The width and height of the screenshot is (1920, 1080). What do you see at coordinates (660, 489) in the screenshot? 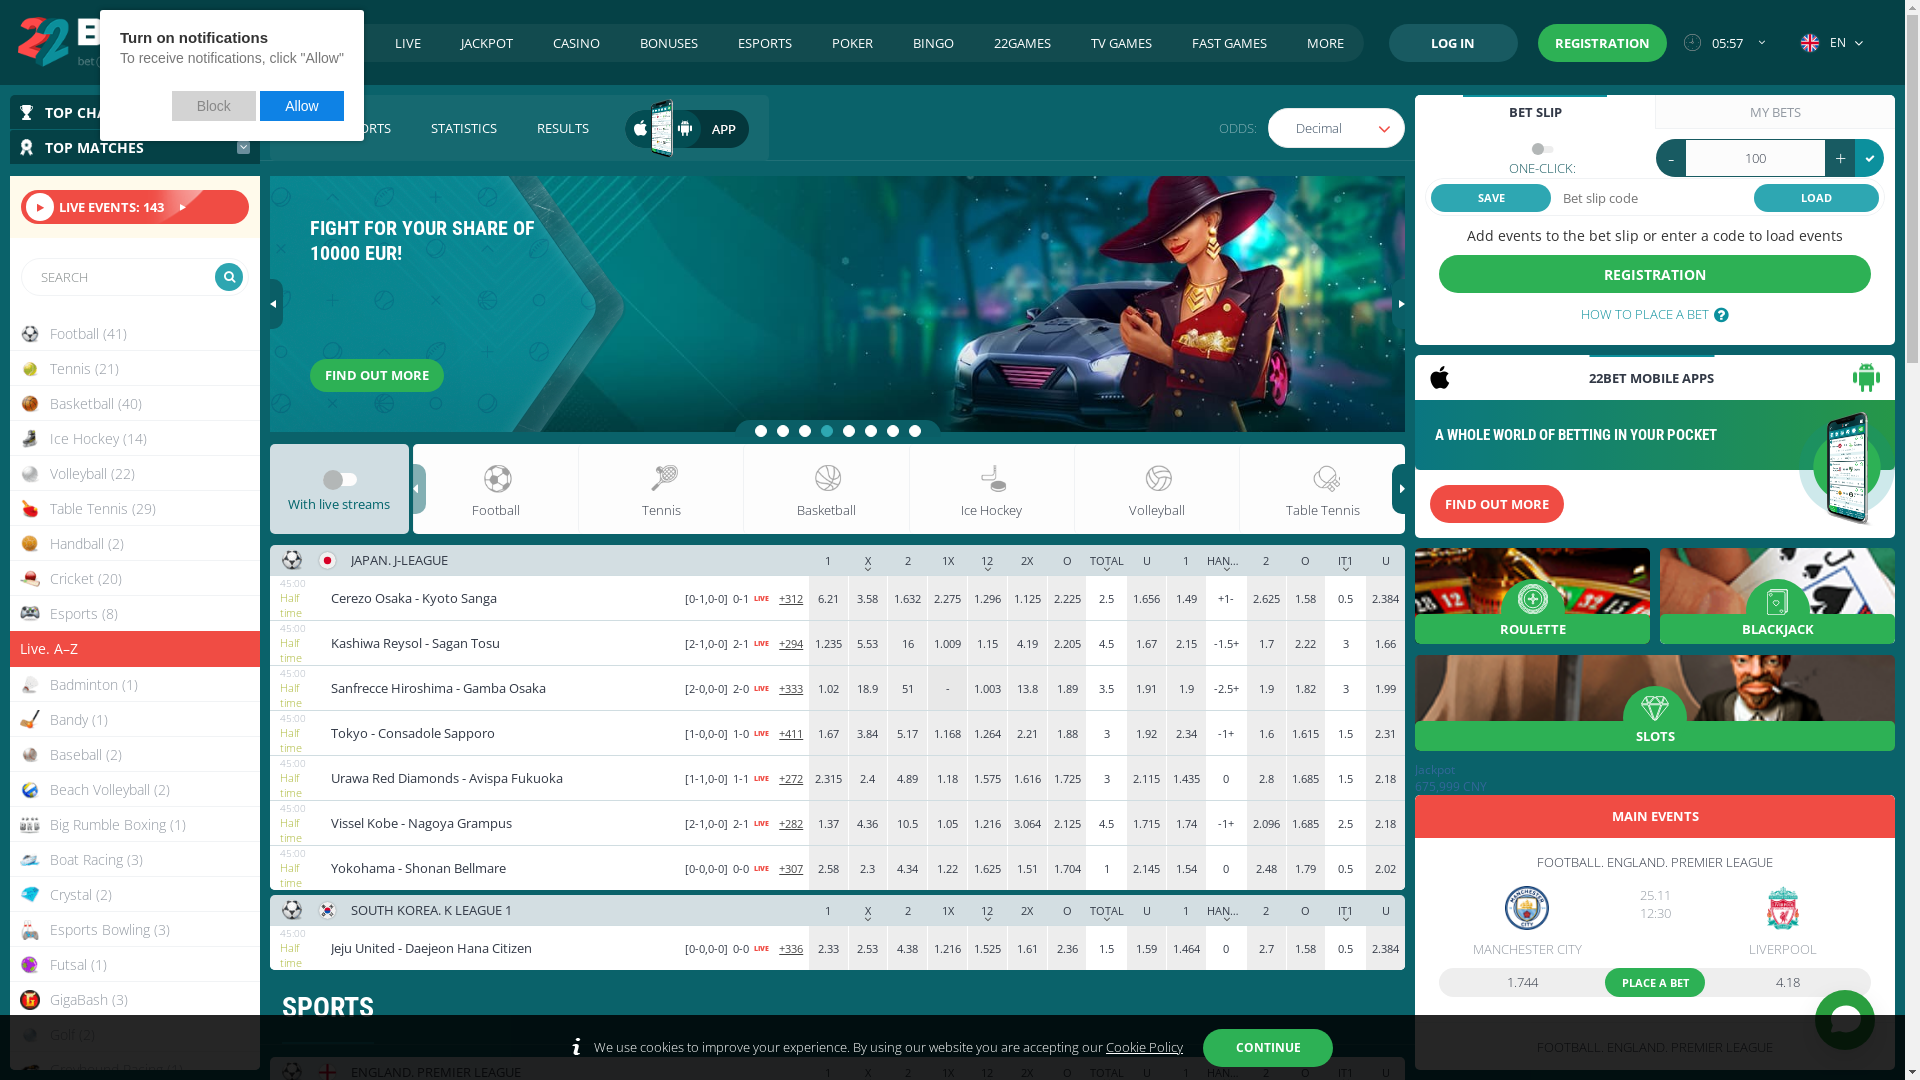
I see `'Tennis'` at bounding box center [660, 489].